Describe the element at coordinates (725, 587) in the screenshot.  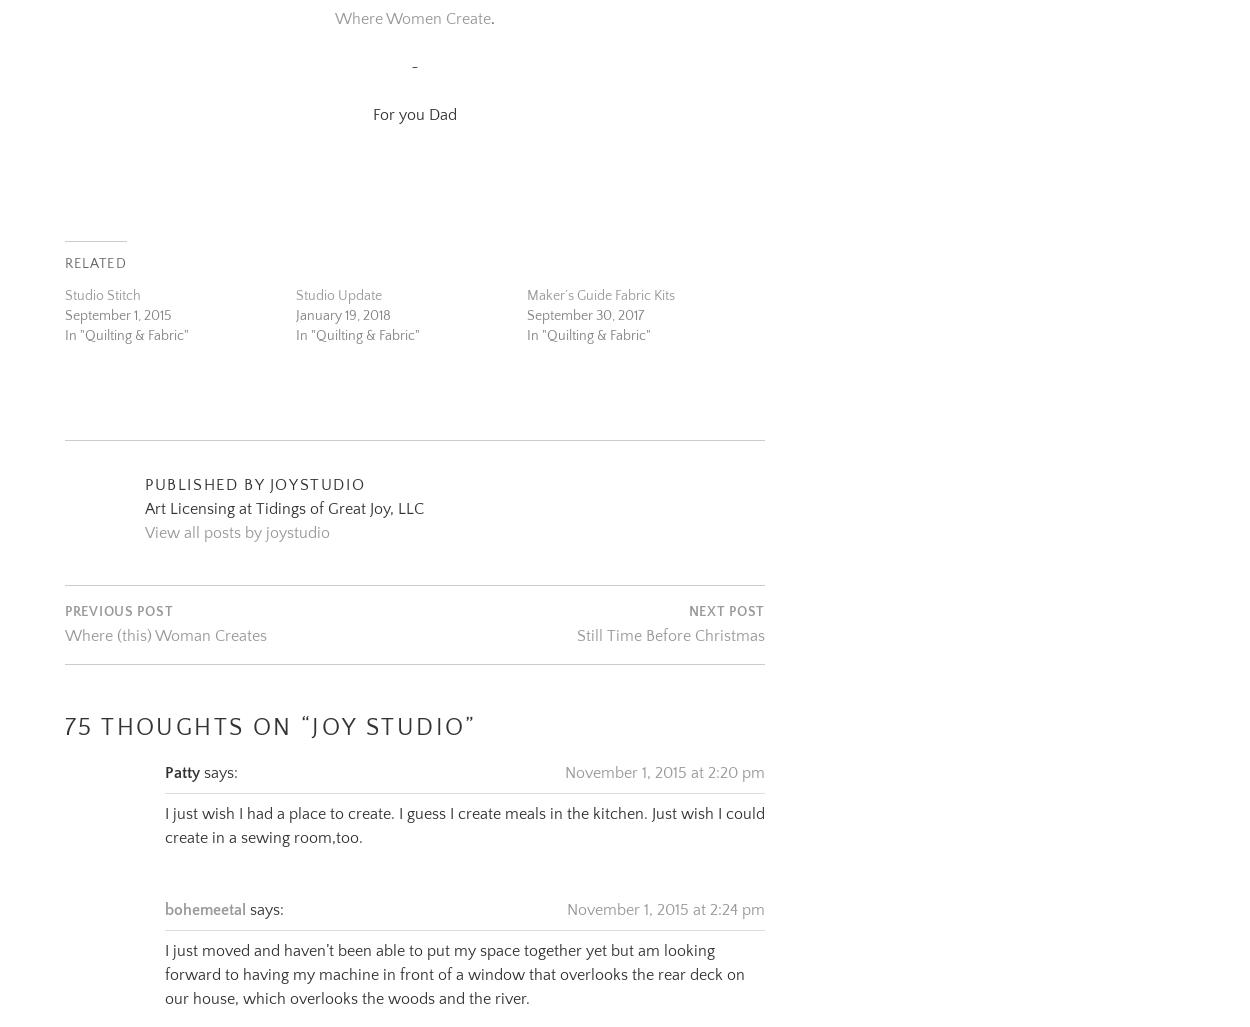
I see `'Next Post'` at that location.